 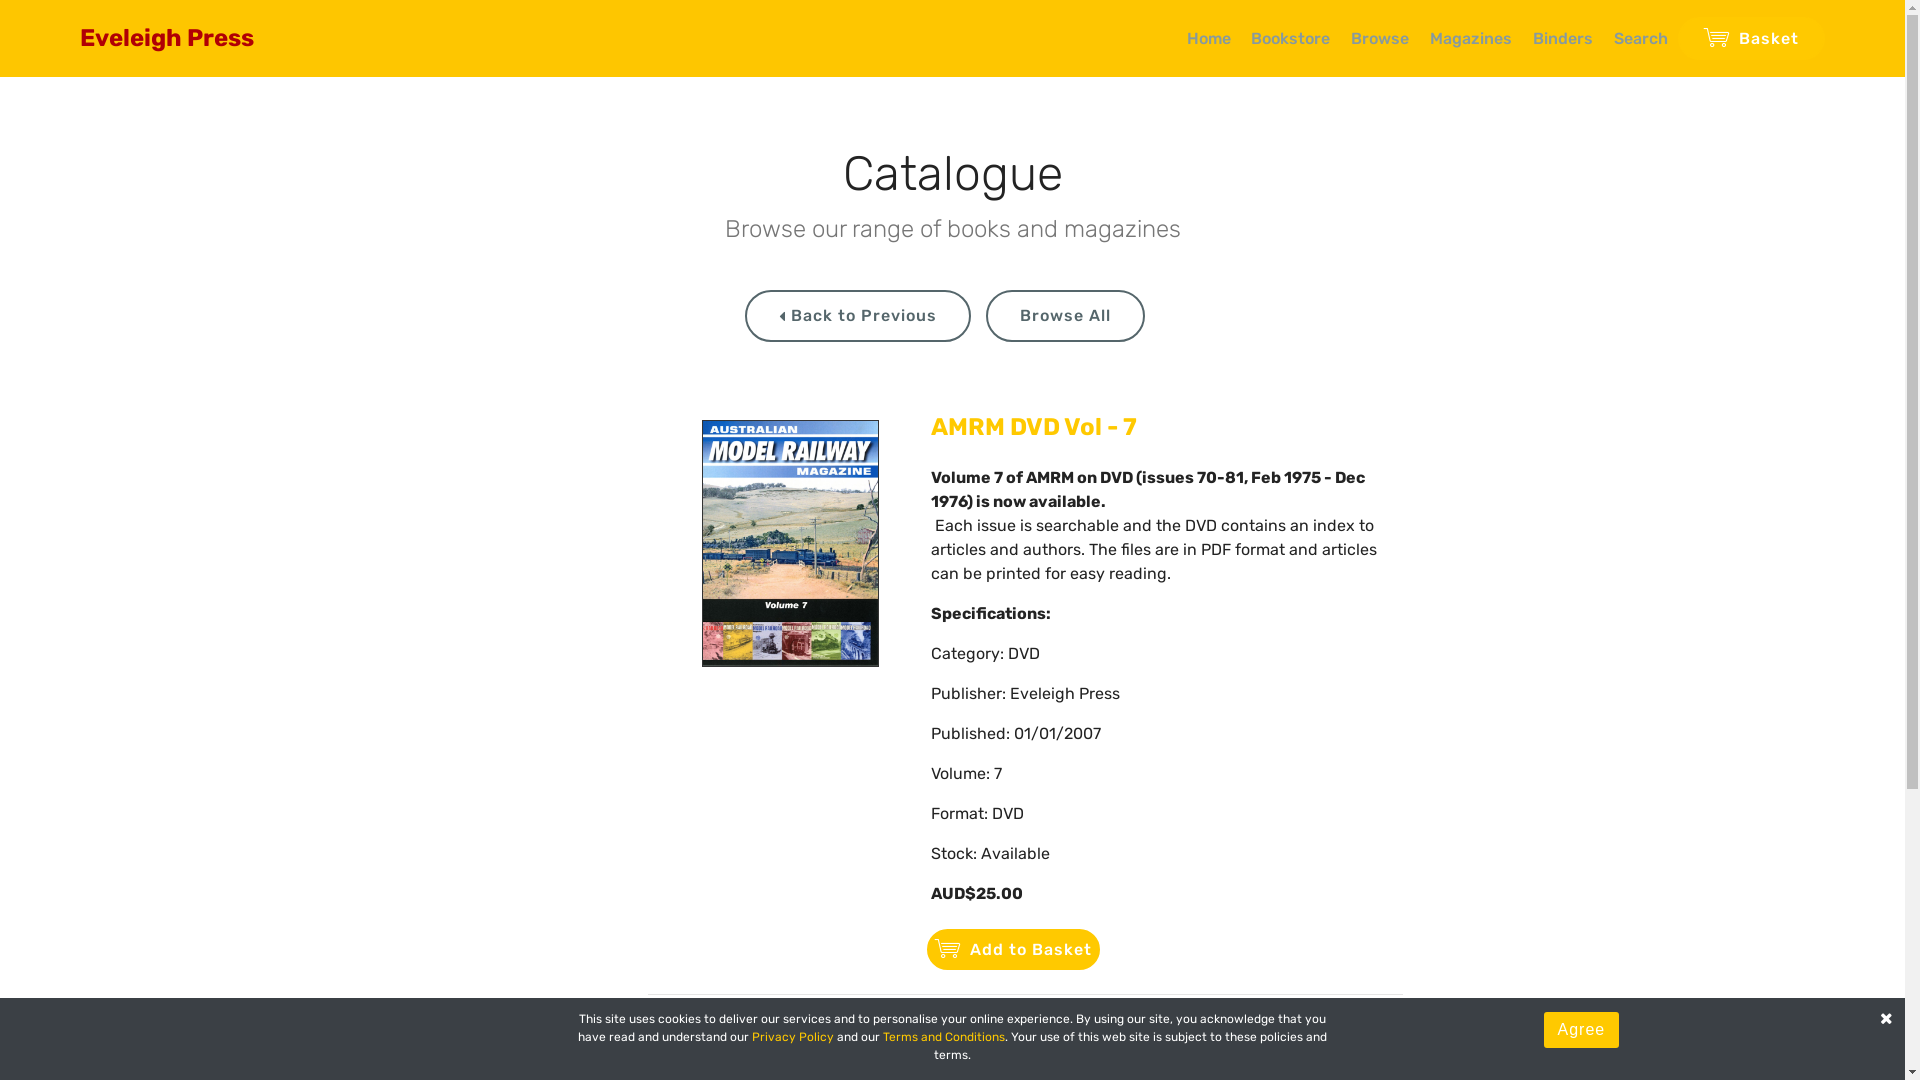 I want to click on 'Browse All', so click(x=1064, y=315).